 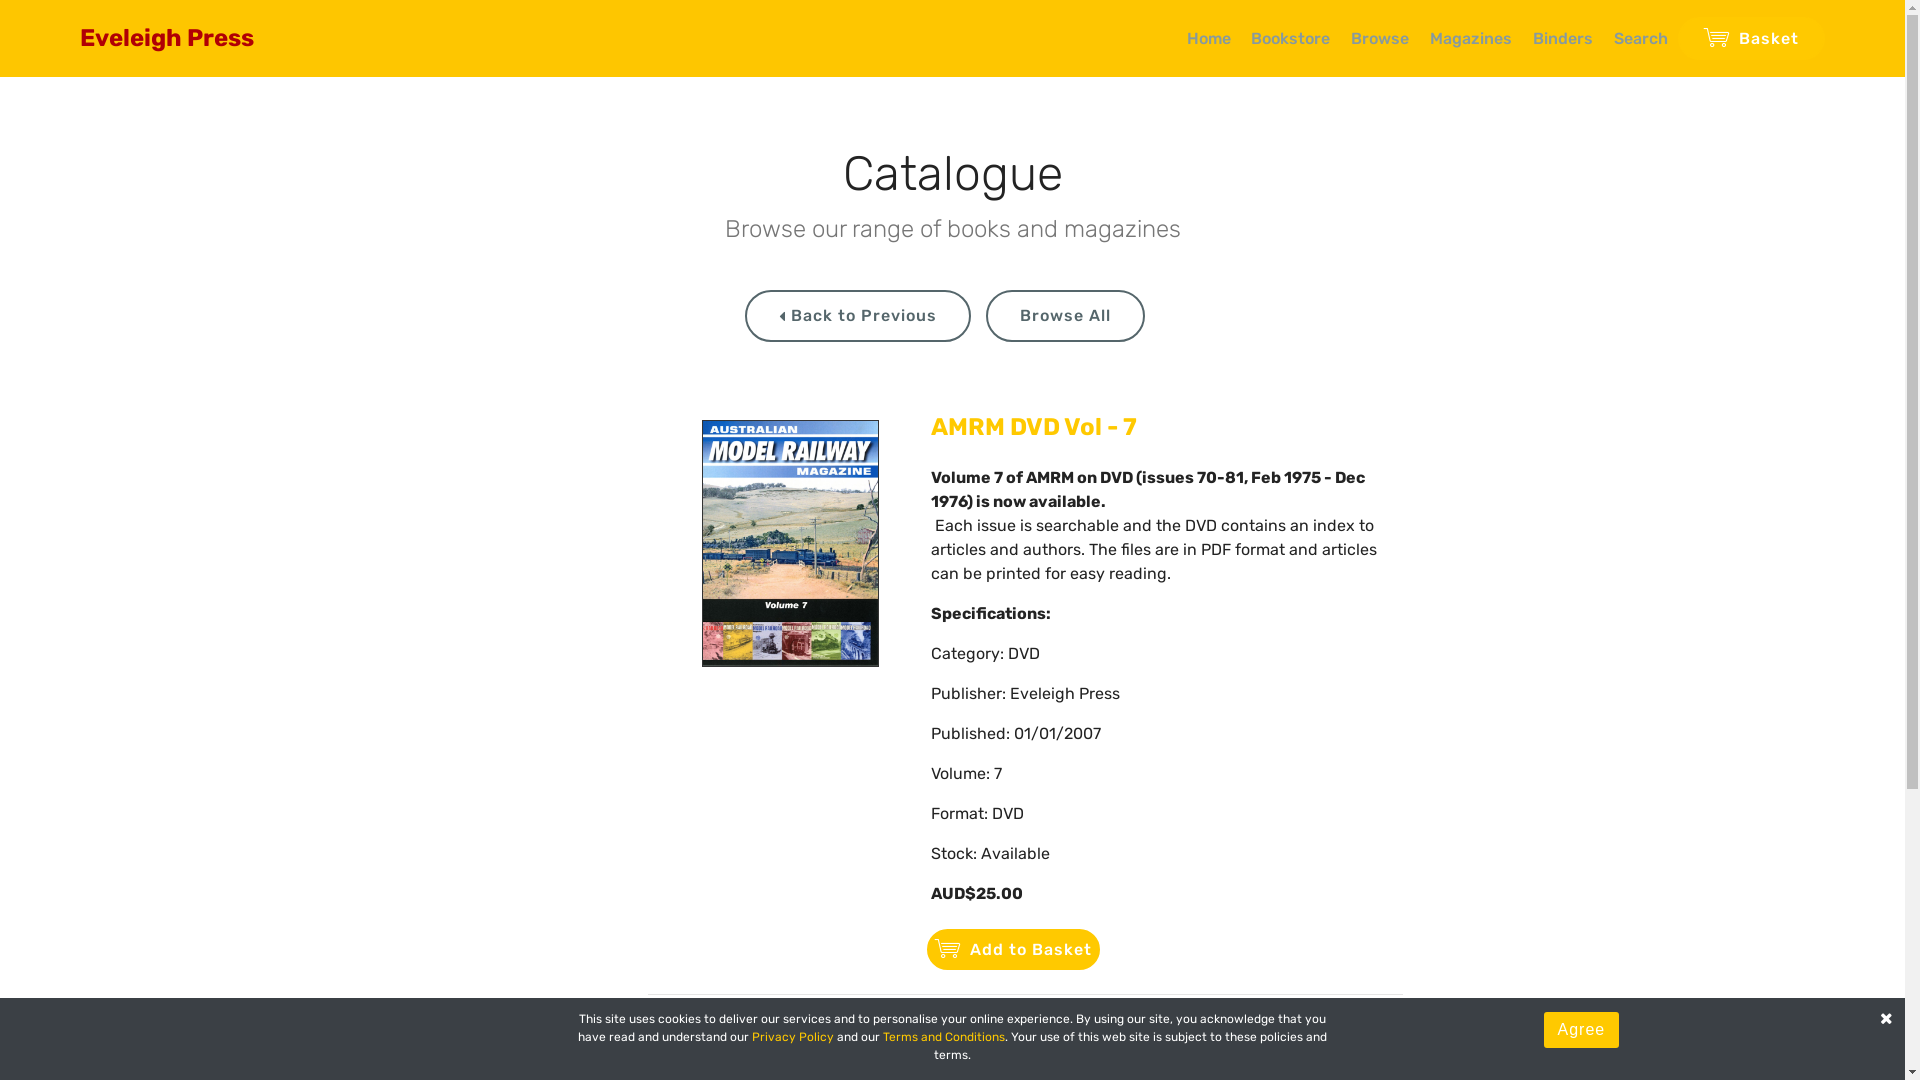 I want to click on 'Browse All', so click(x=1064, y=315).